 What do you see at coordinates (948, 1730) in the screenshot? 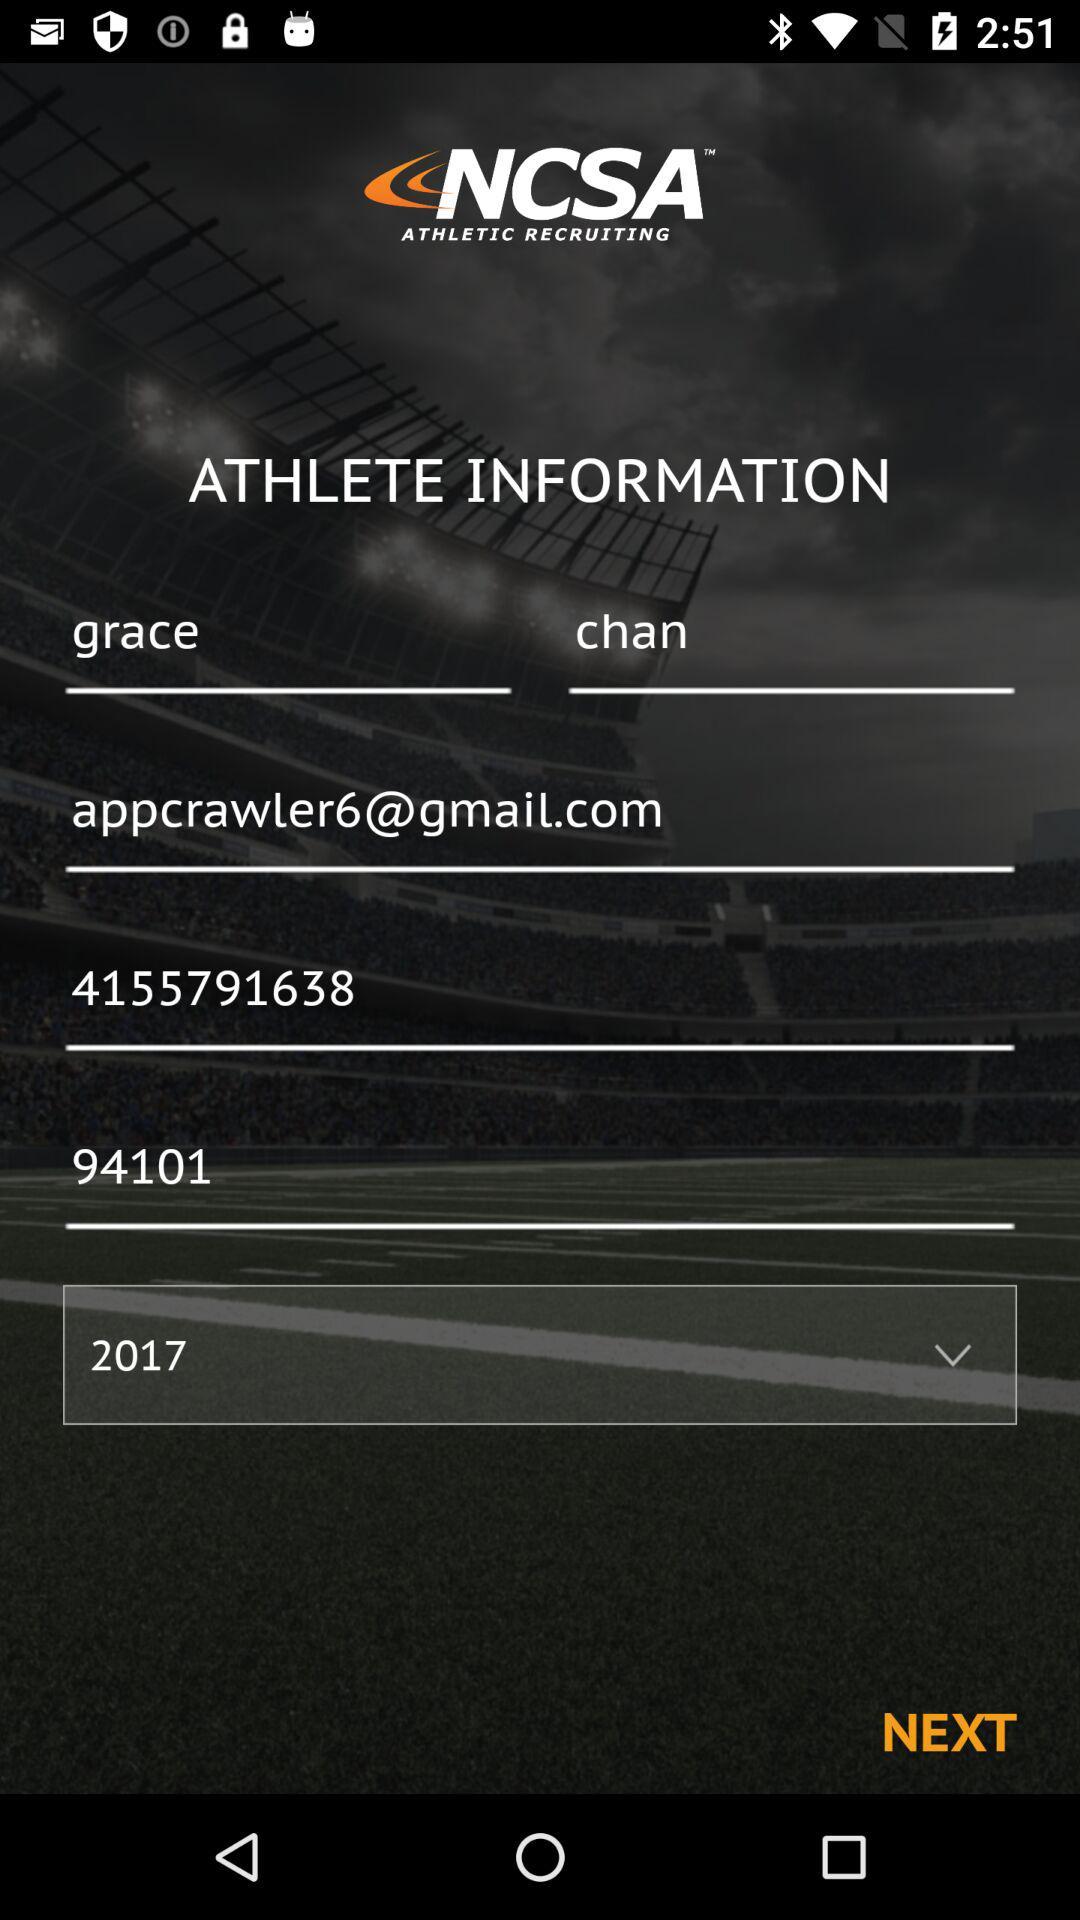
I see `the next icon` at bounding box center [948, 1730].